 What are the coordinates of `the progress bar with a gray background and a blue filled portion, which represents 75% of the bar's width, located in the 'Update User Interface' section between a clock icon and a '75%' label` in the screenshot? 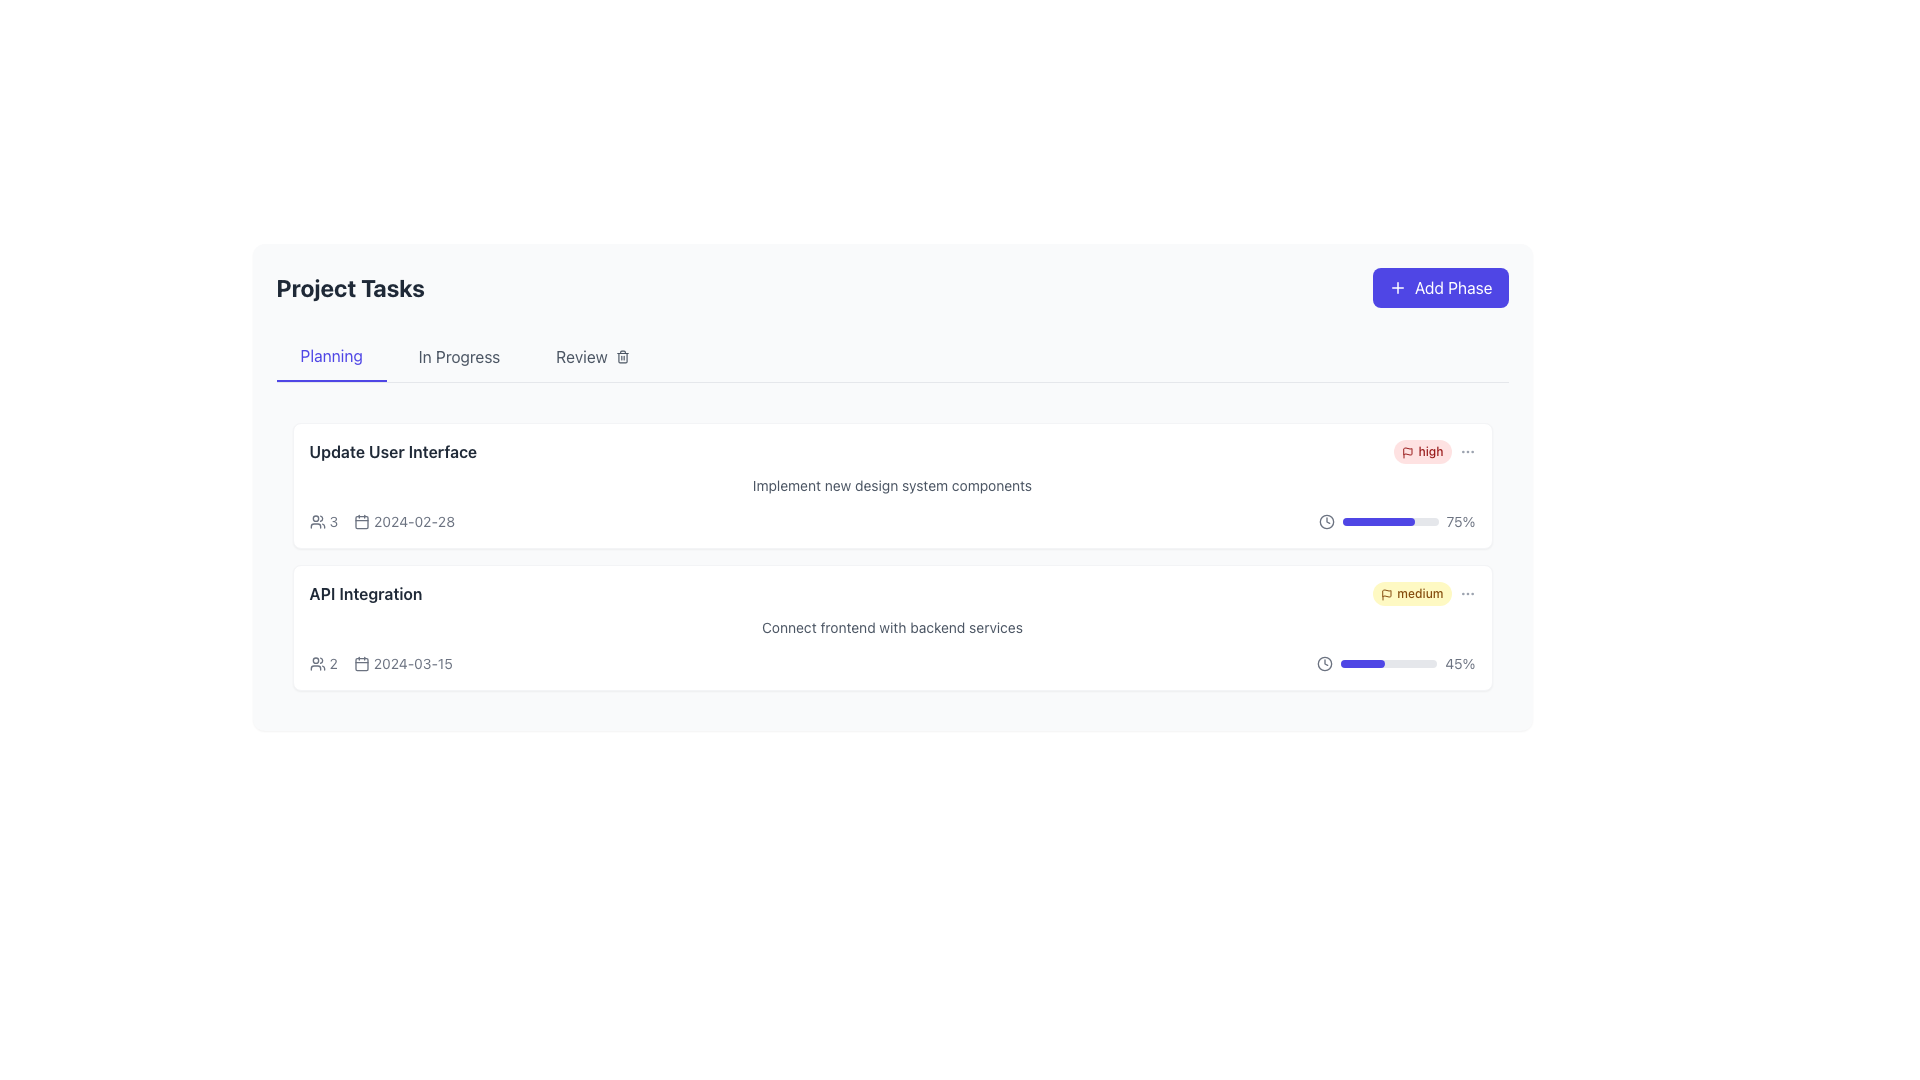 It's located at (1389, 520).